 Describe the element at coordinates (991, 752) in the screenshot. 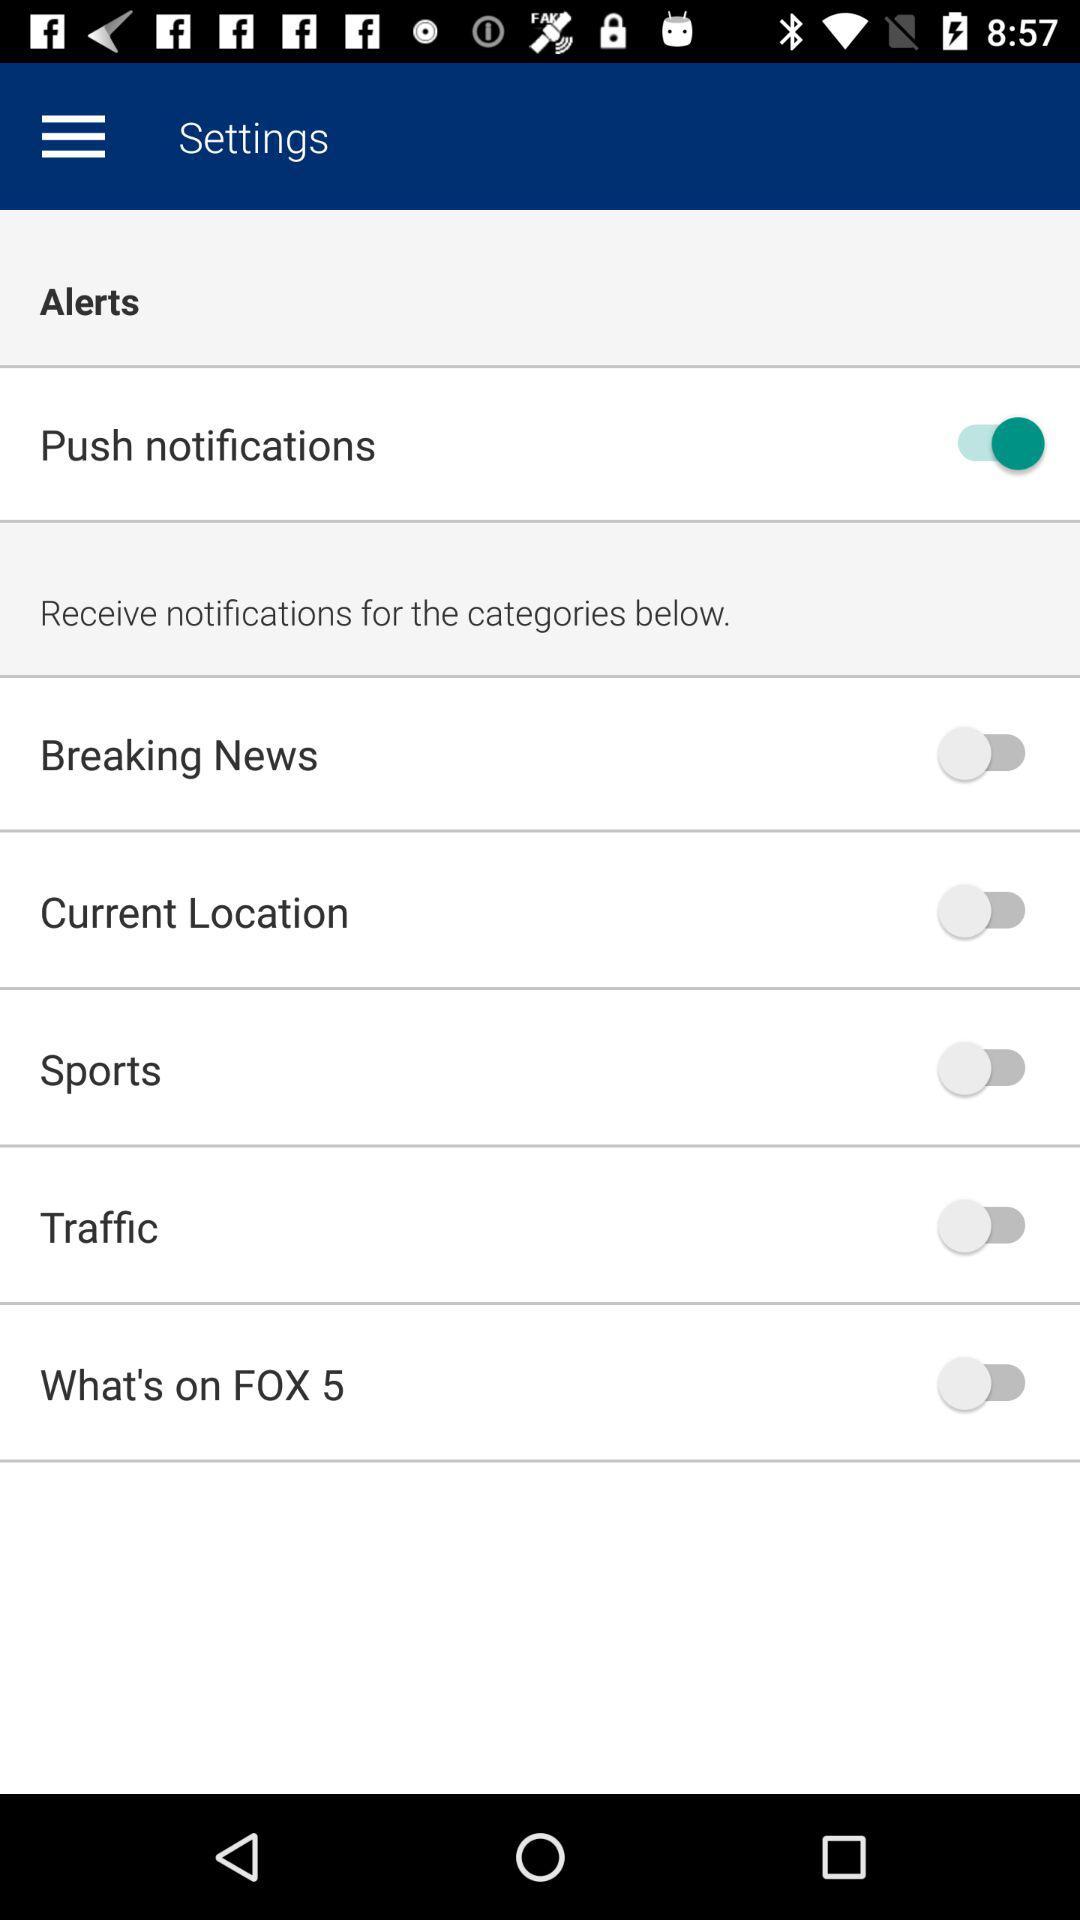

I see `breaking news` at that location.